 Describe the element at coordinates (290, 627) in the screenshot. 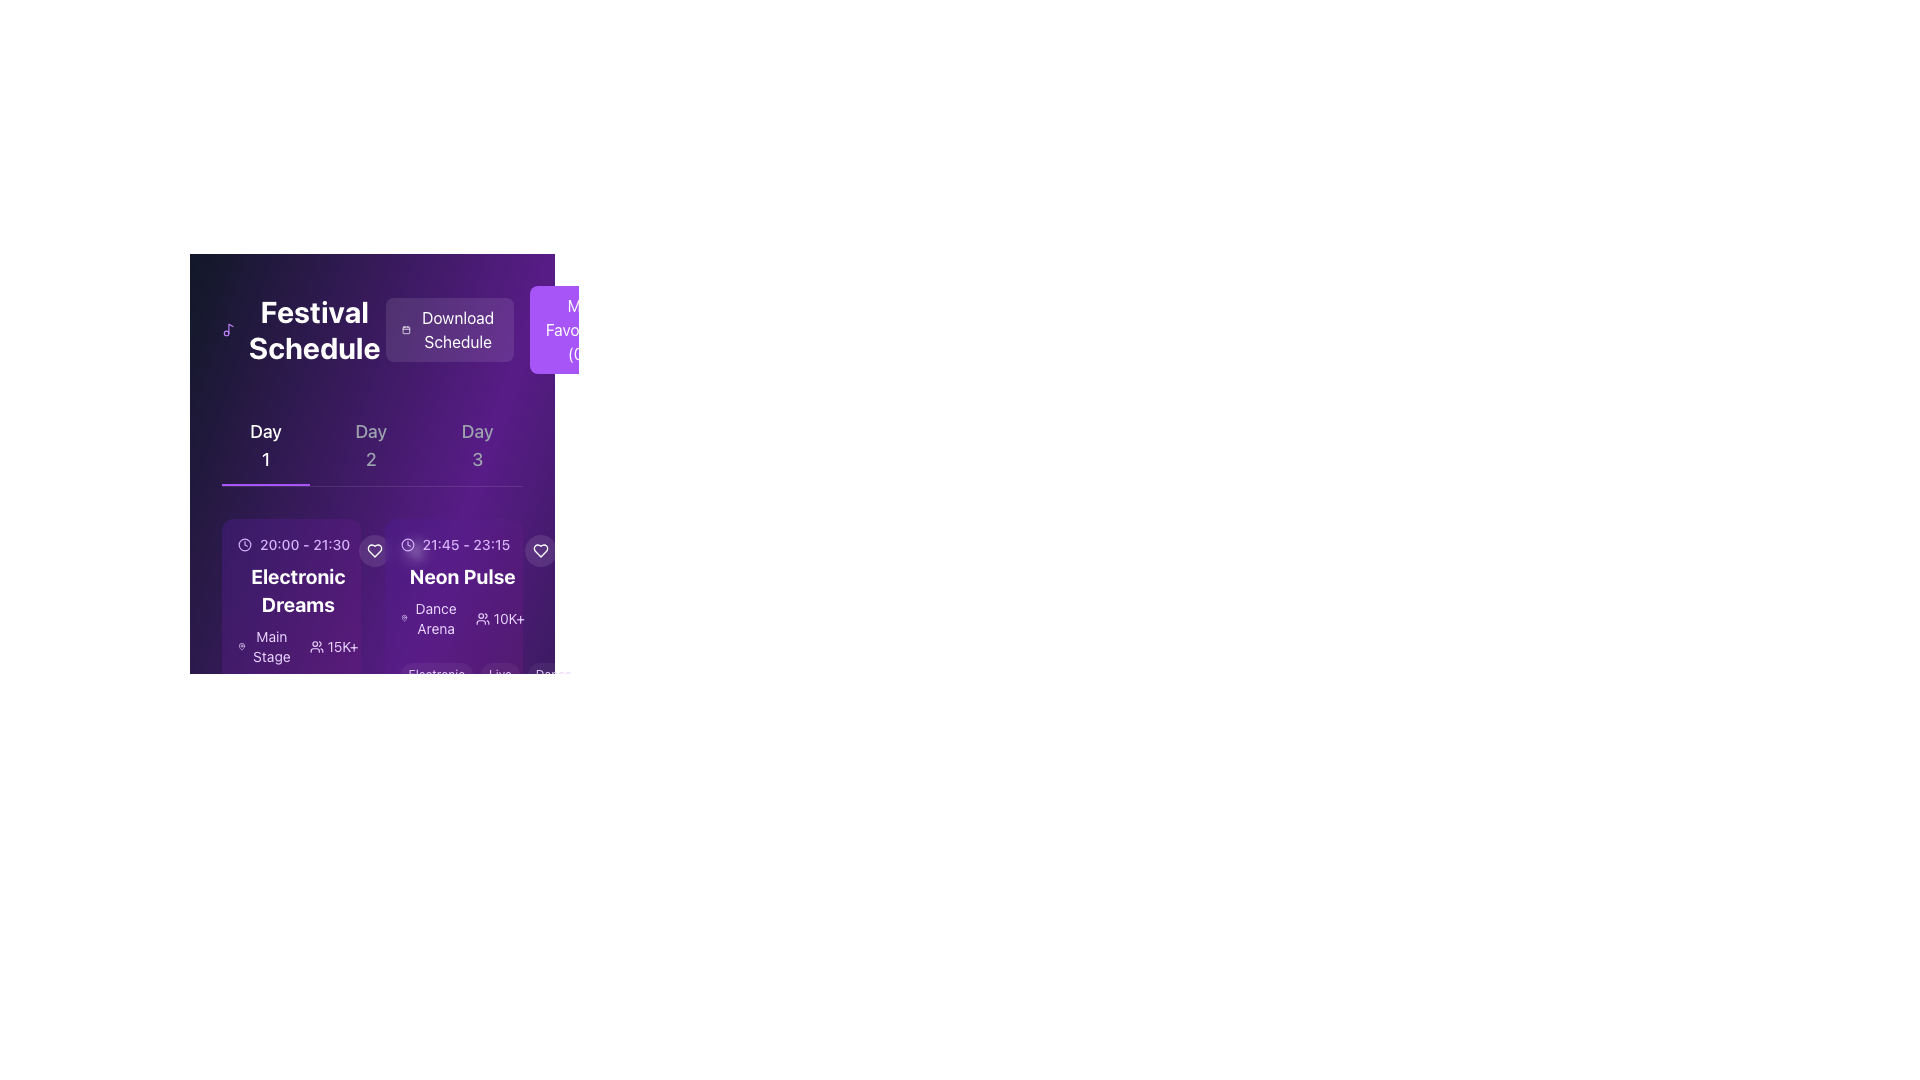

I see `the first Informative card located in the top-left corner of the grid layout` at that location.